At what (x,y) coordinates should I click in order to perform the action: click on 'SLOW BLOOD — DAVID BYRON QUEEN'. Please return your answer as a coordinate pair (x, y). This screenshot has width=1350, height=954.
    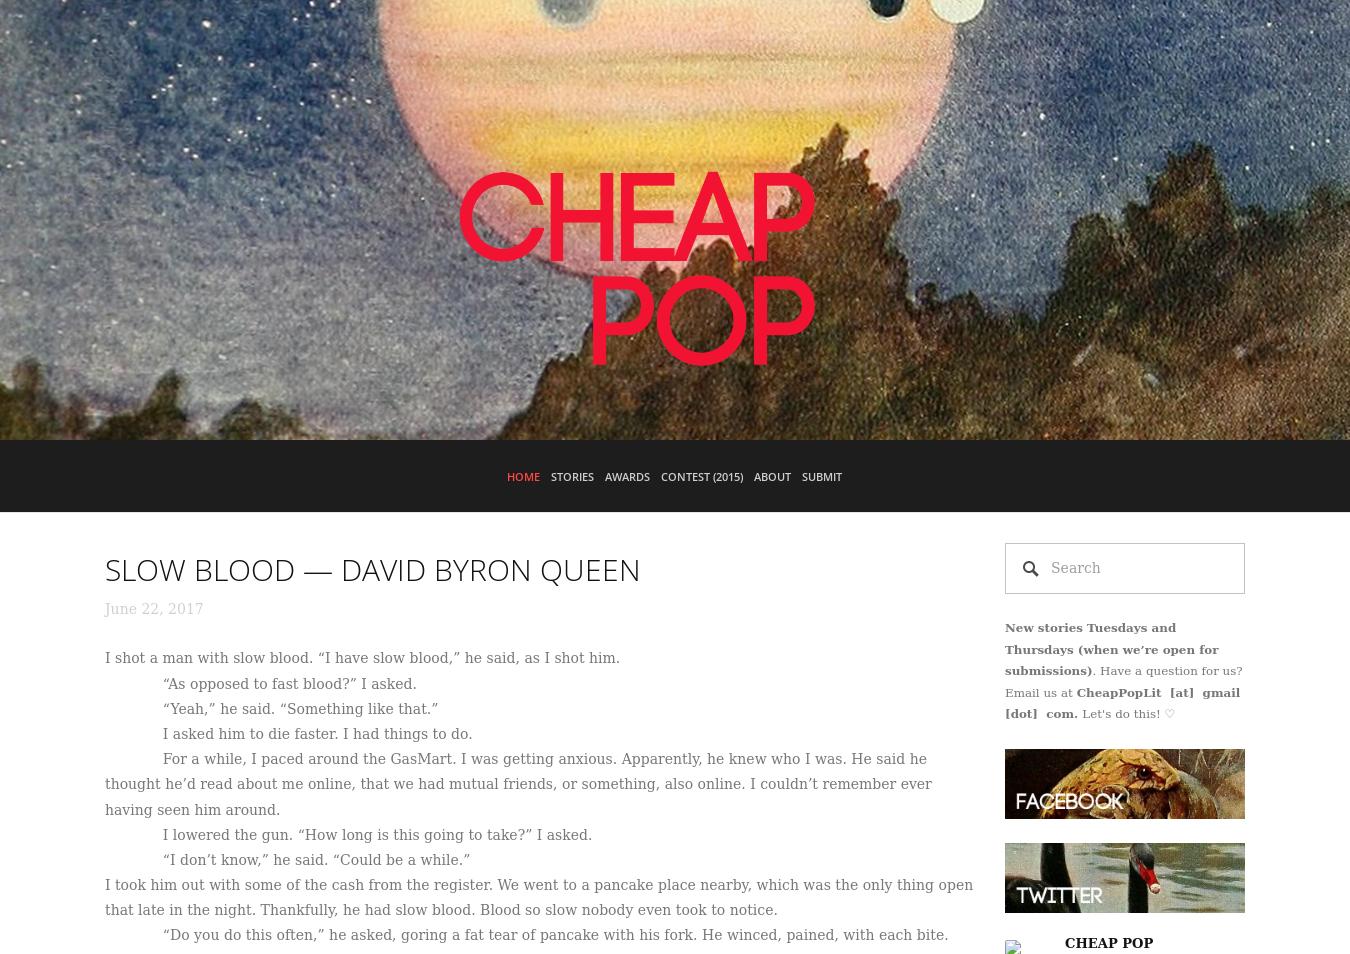
    Looking at the image, I should click on (373, 568).